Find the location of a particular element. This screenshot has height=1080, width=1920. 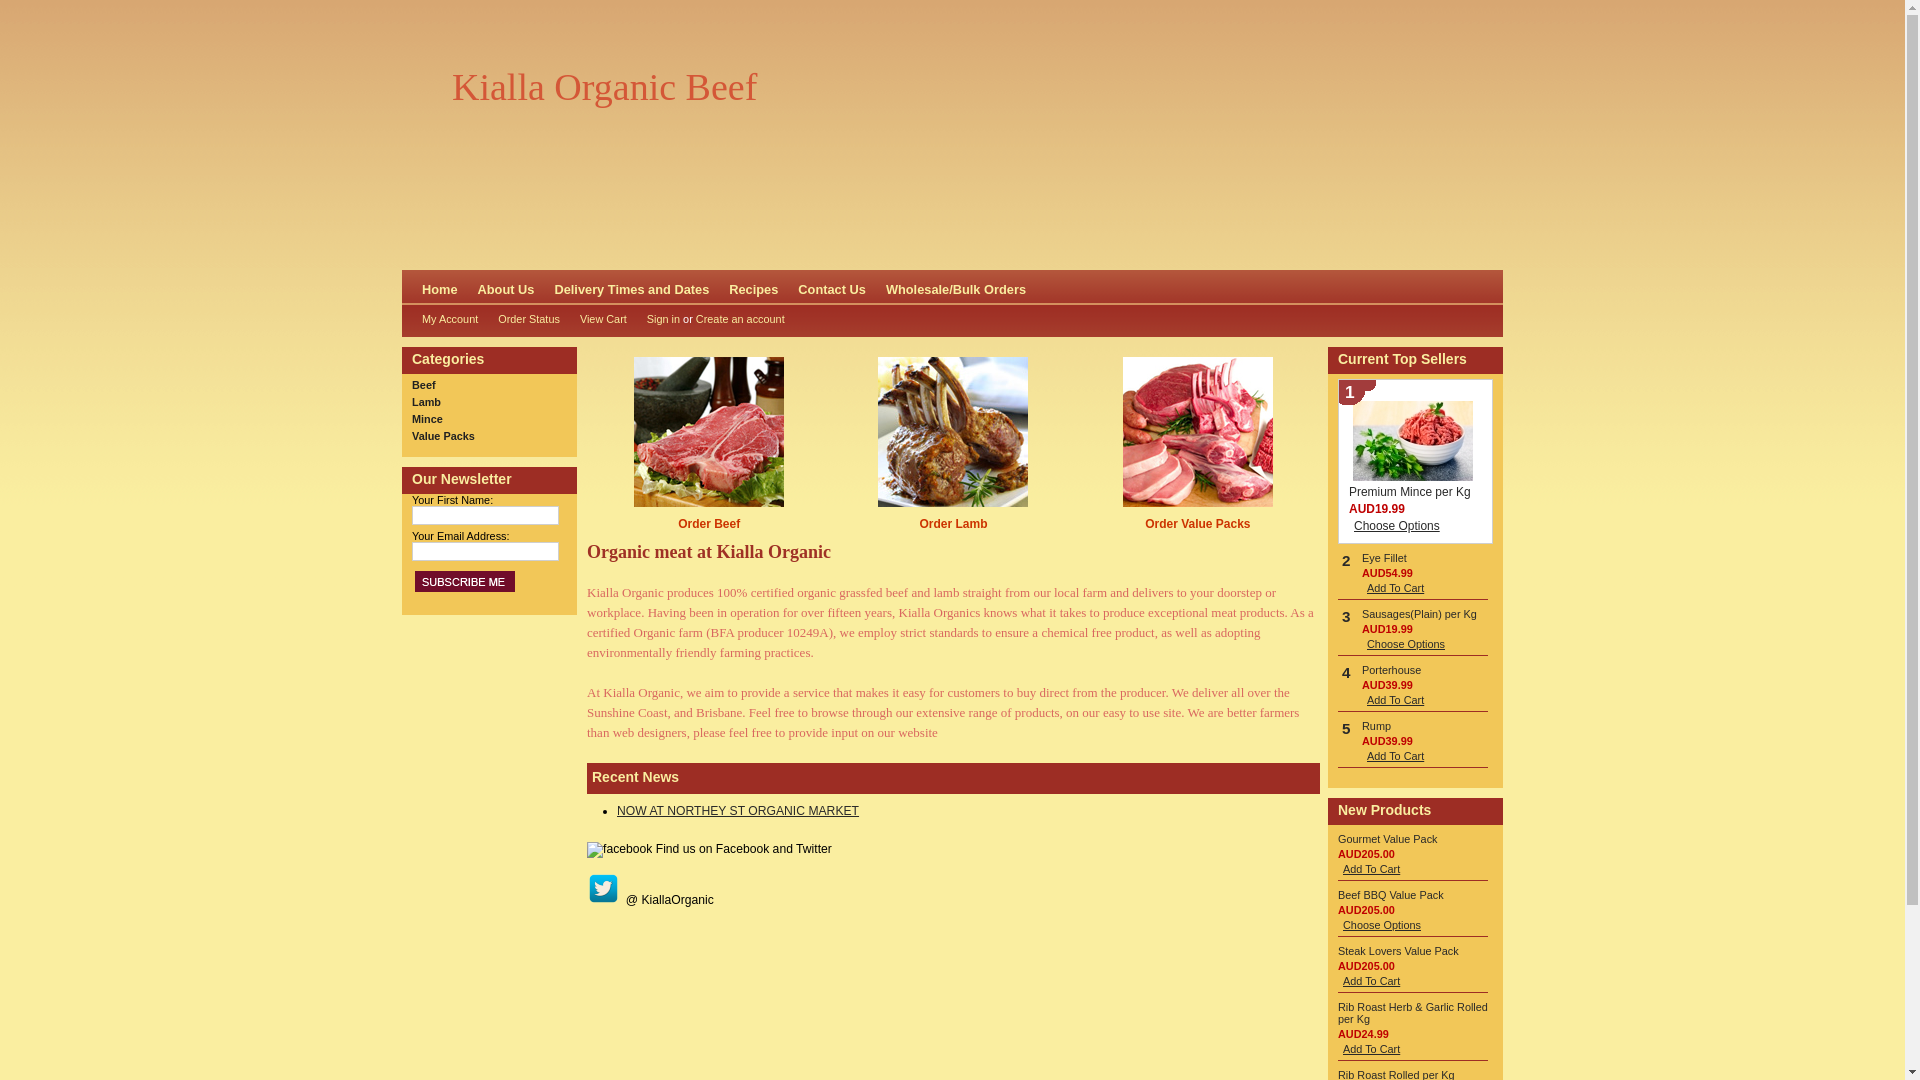

'Steak Lovers Value Pack' is located at coordinates (1338, 950).